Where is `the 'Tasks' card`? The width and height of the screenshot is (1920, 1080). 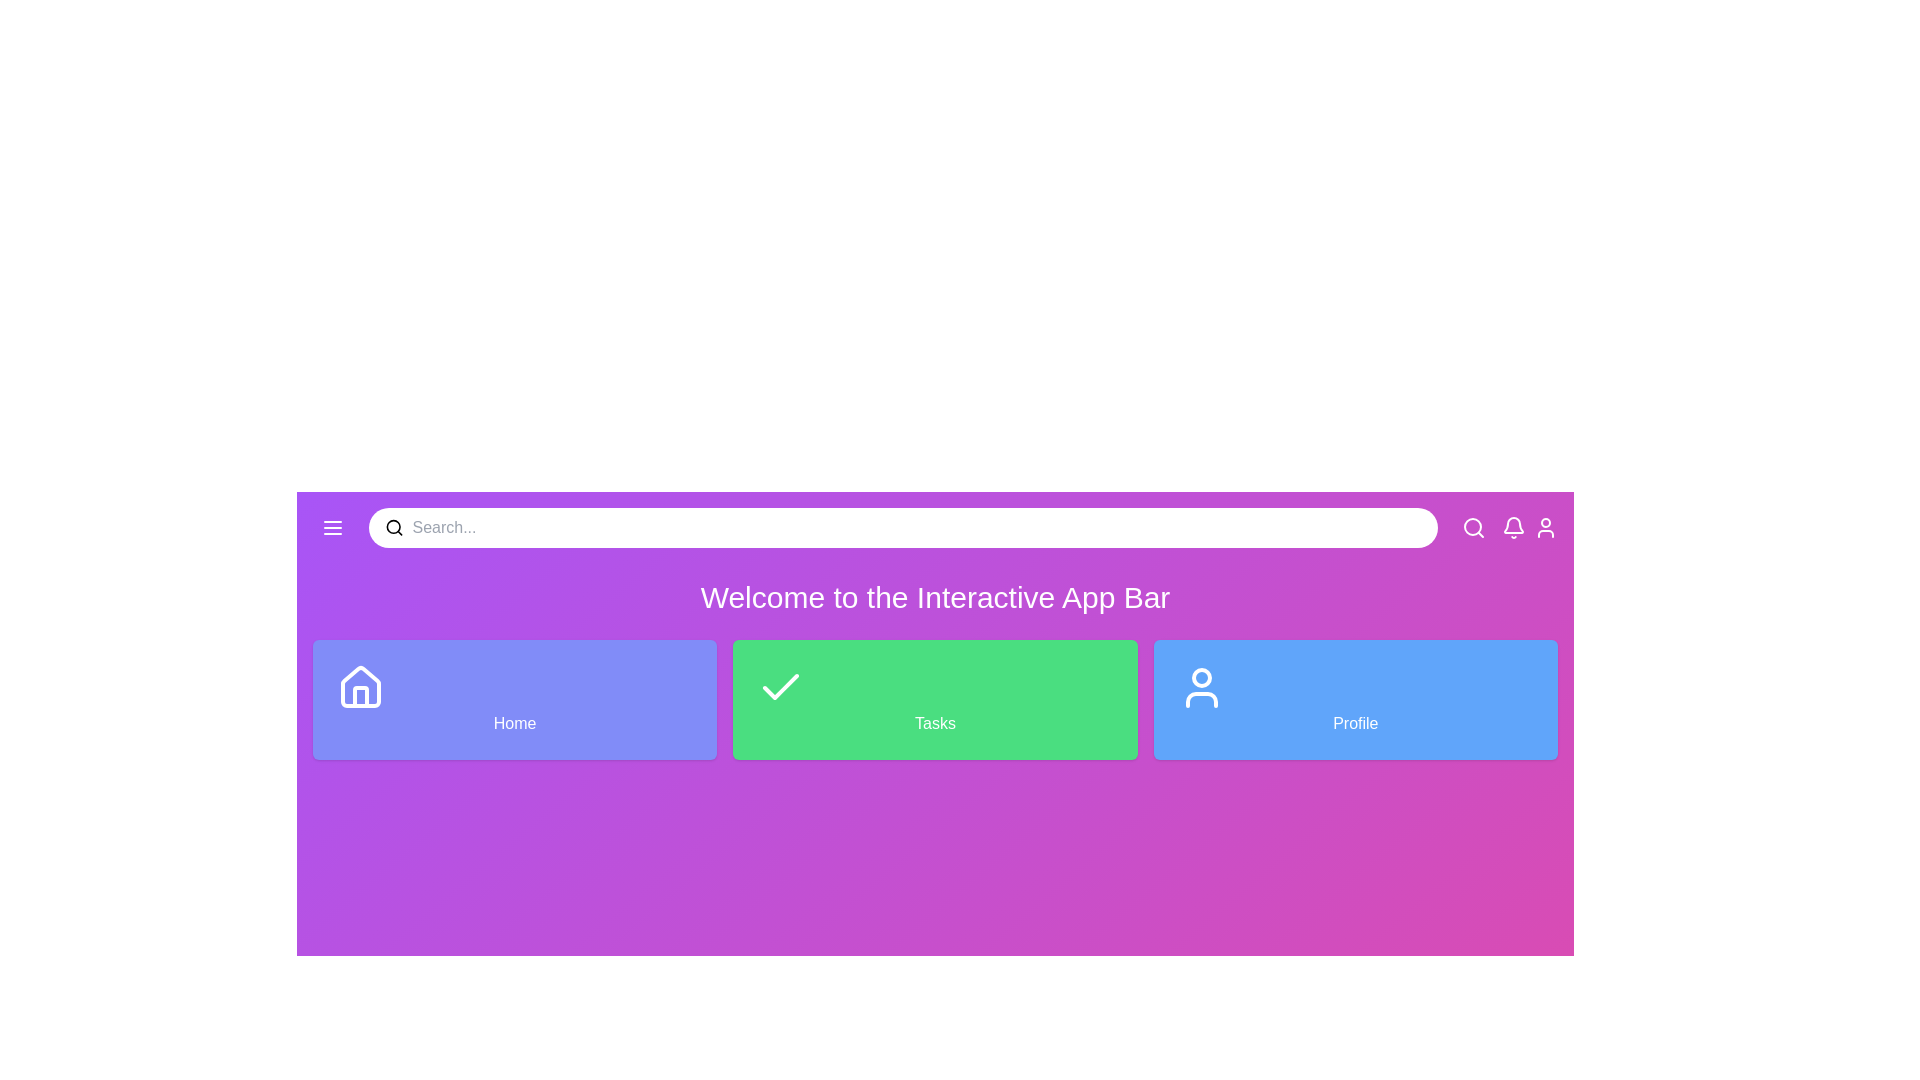
the 'Tasks' card is located at coordinates (934, 698).